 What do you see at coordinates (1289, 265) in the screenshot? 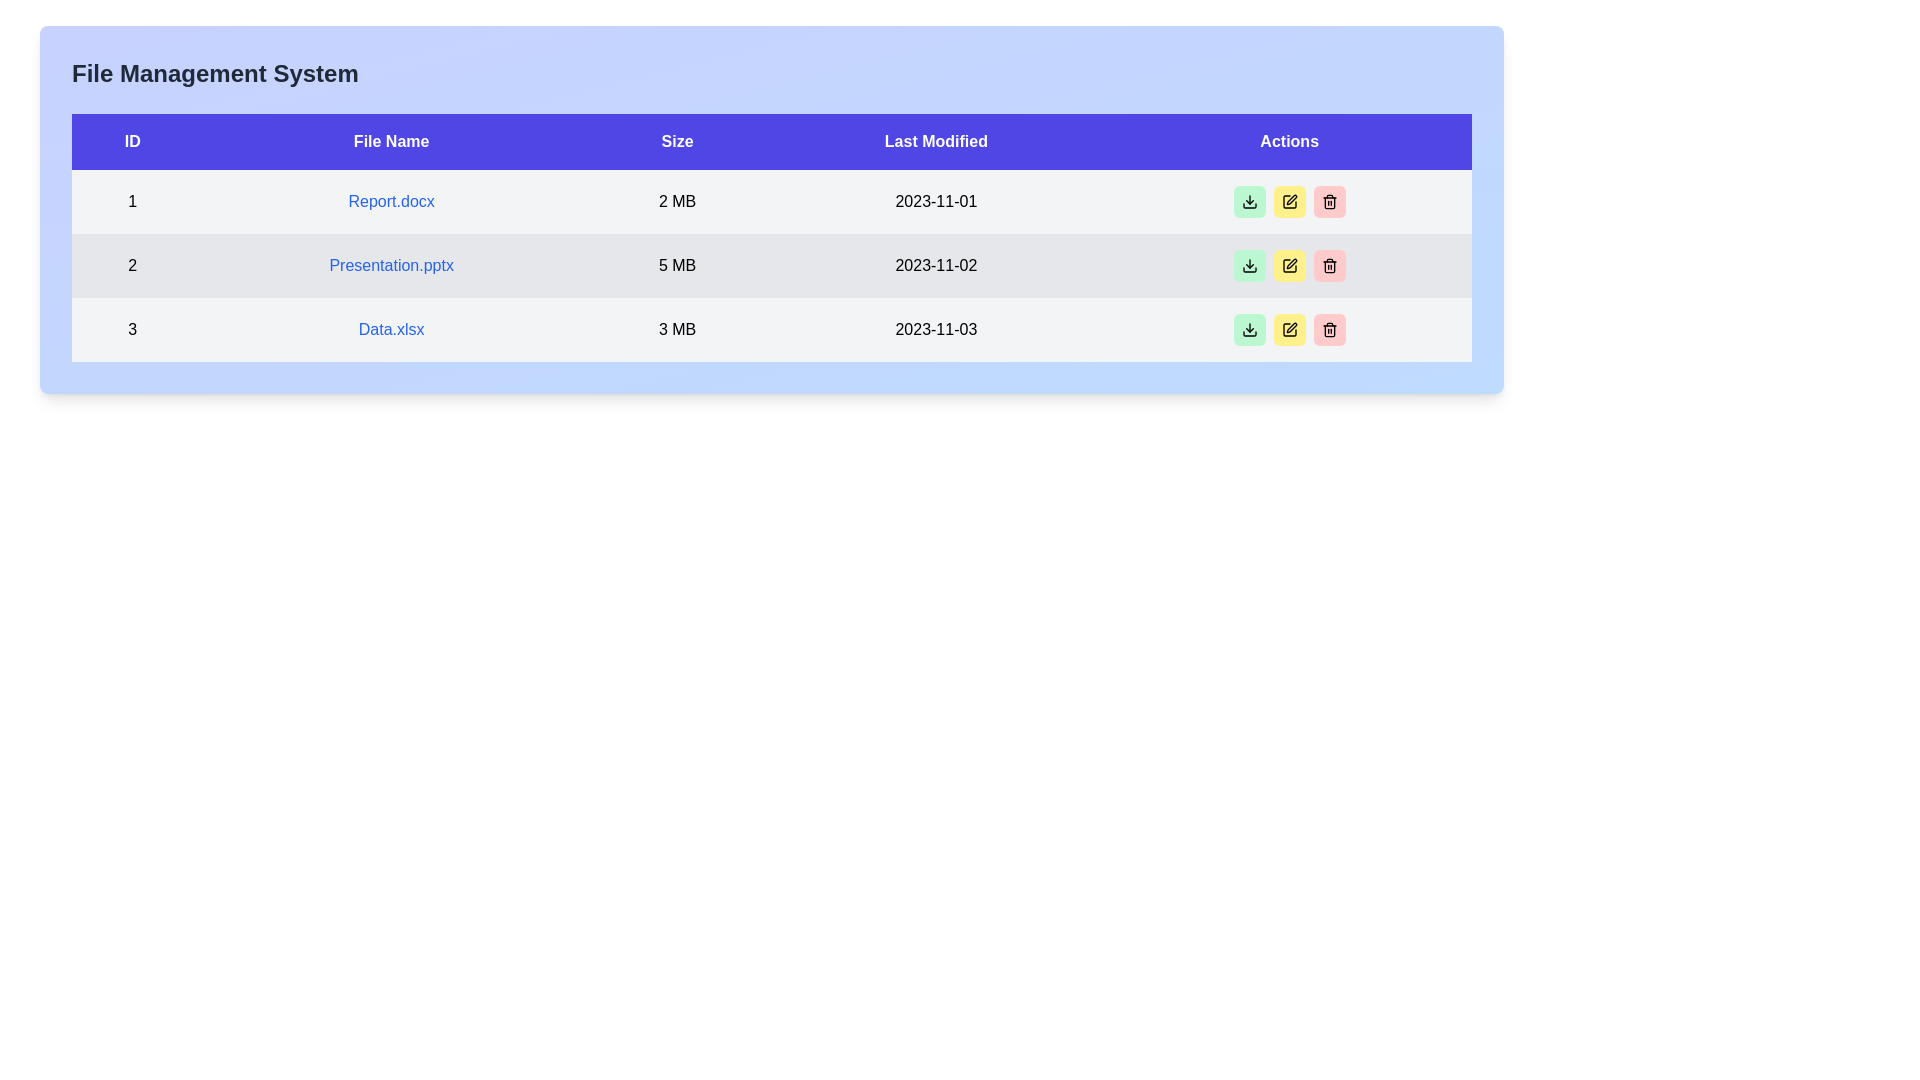
I see `the edit button located in the 'Actions' column of the second row in the table, which is positioned between the green download button and the red delete button` at bounding box center [1289, 265].